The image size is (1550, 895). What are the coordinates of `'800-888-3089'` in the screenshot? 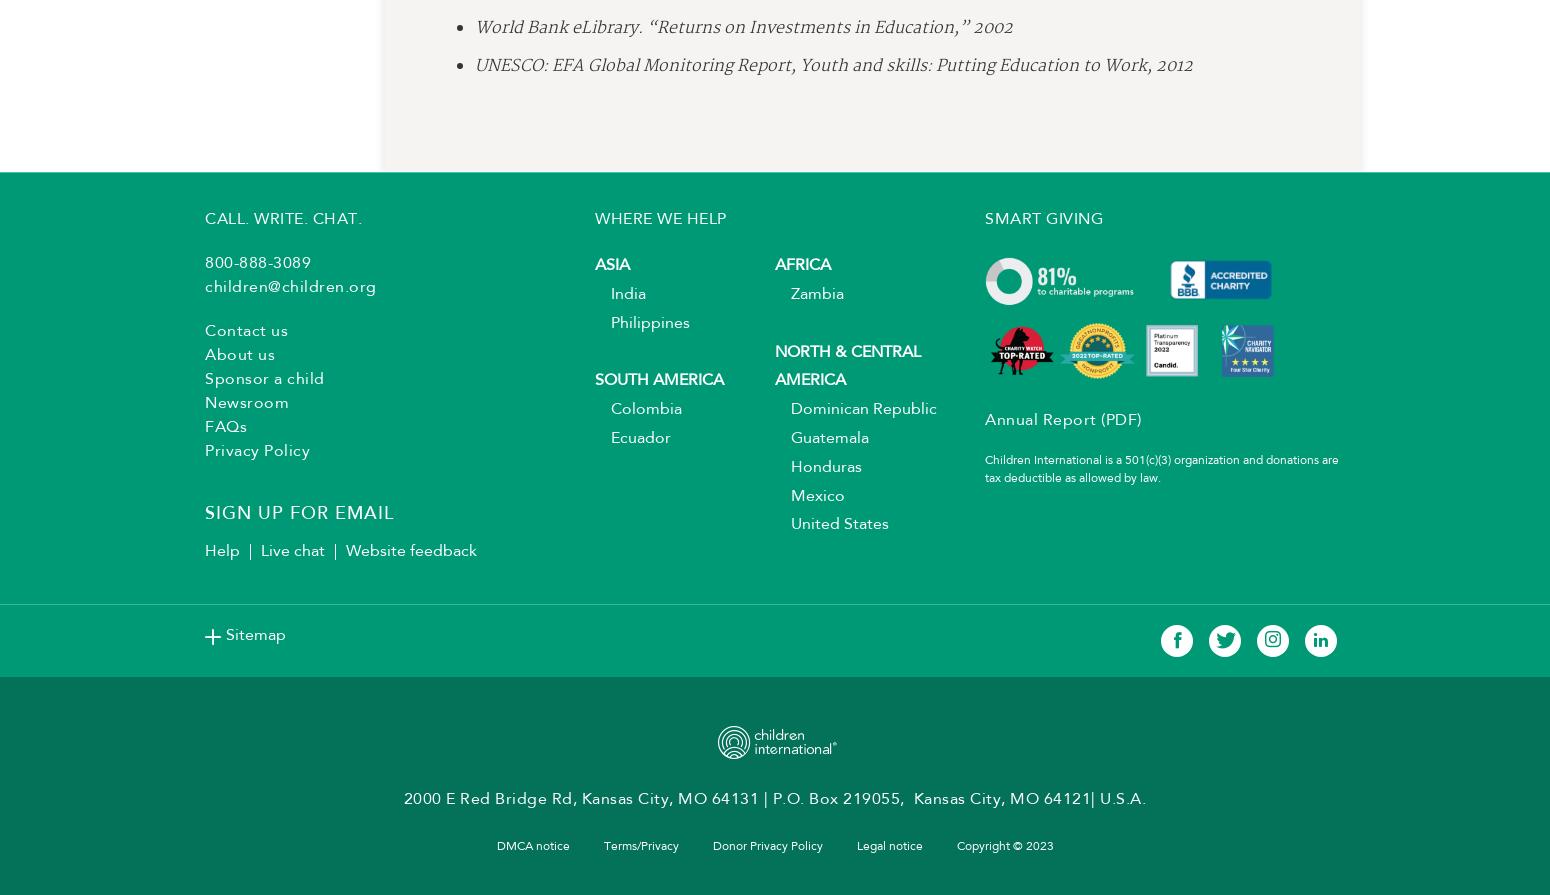 It's located at (258, 271).